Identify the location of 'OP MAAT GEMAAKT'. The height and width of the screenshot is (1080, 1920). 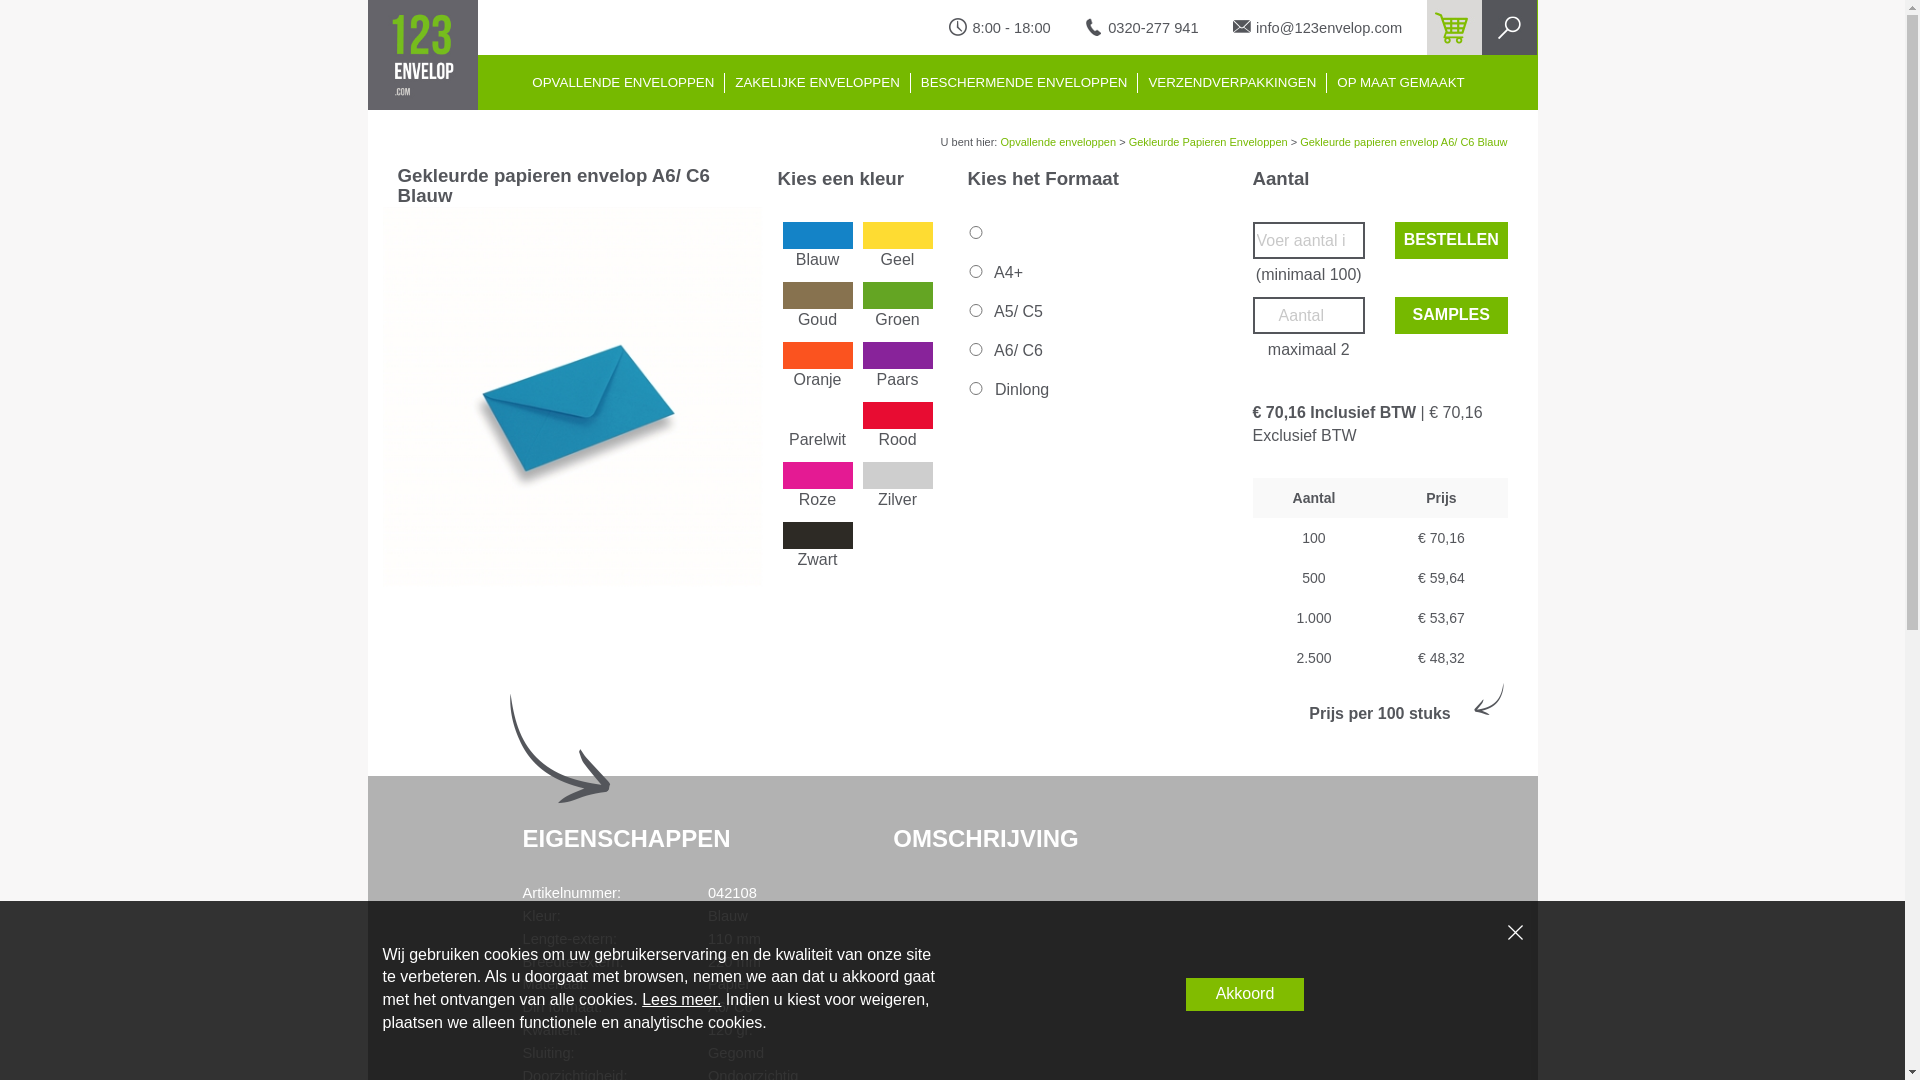
(1399, 82).